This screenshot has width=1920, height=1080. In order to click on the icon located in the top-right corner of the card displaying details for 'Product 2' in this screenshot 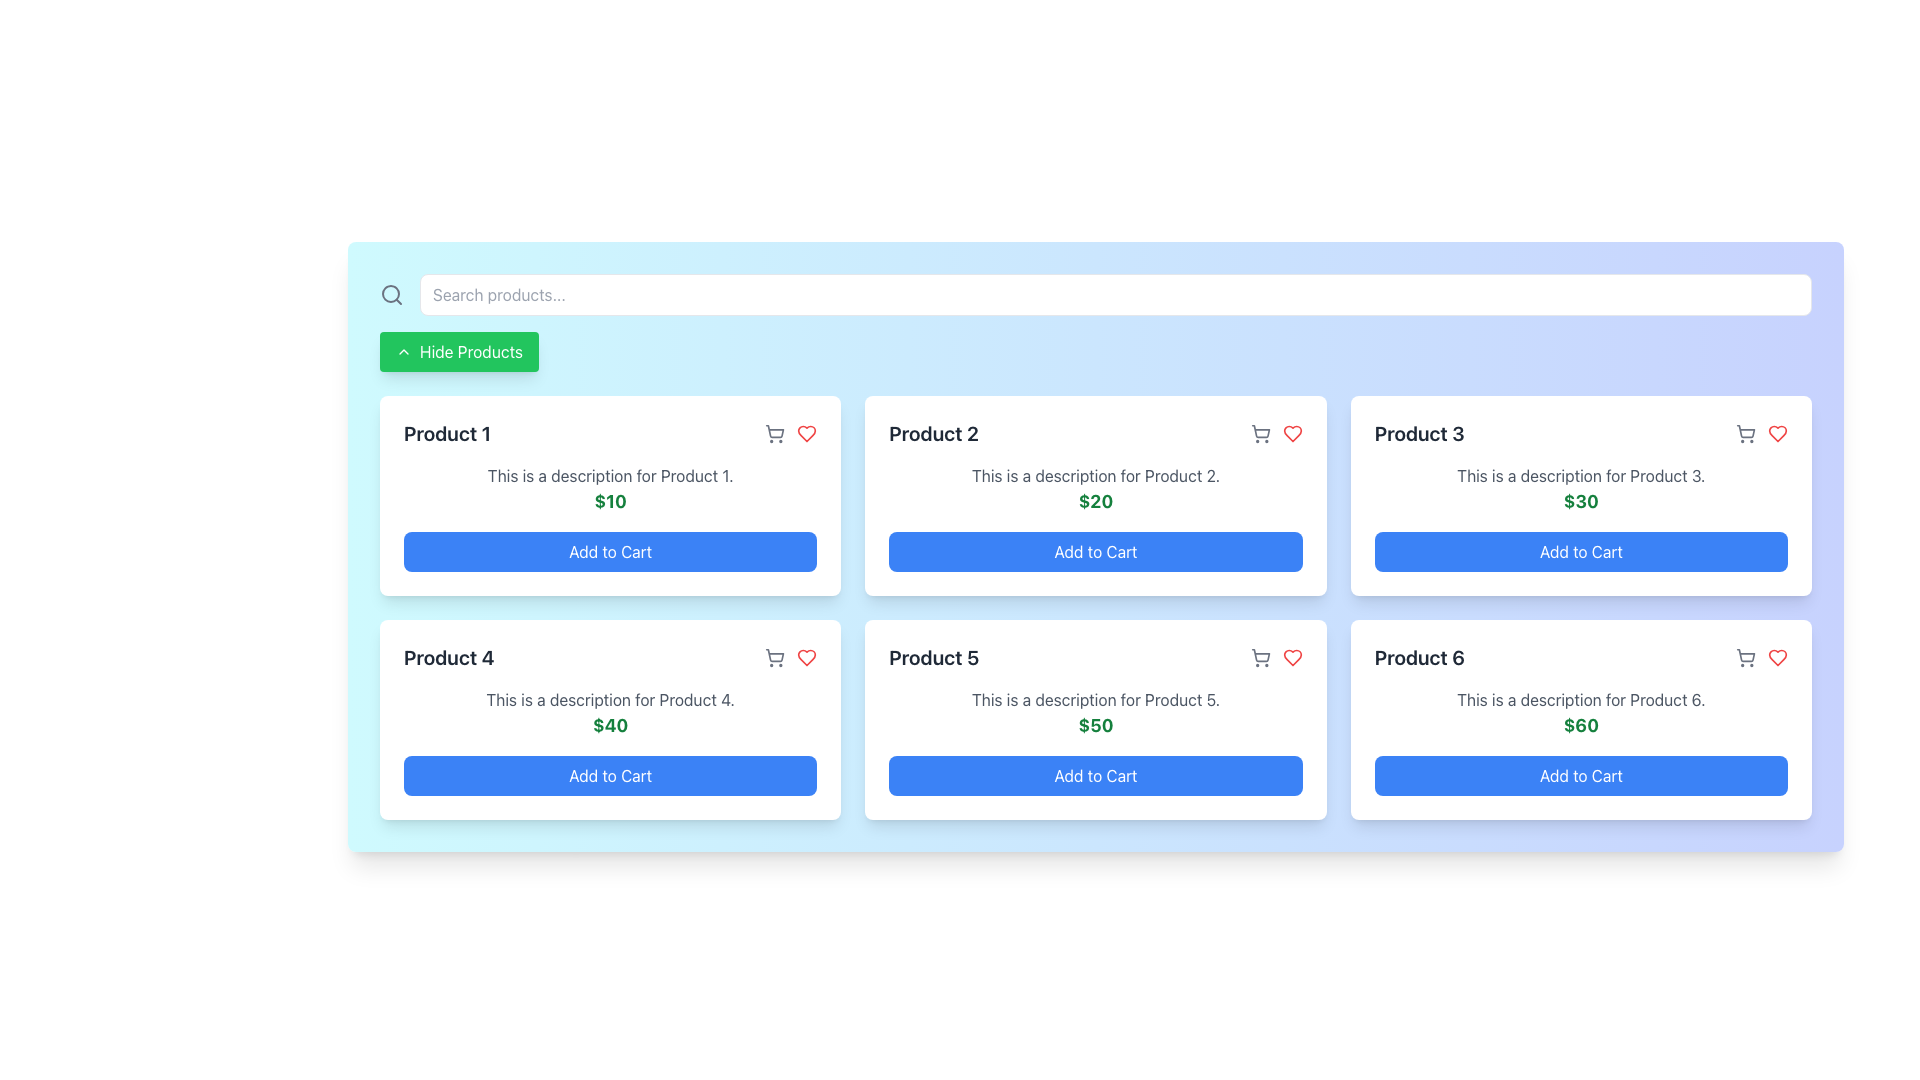, I will do `click(1258, 433)`.